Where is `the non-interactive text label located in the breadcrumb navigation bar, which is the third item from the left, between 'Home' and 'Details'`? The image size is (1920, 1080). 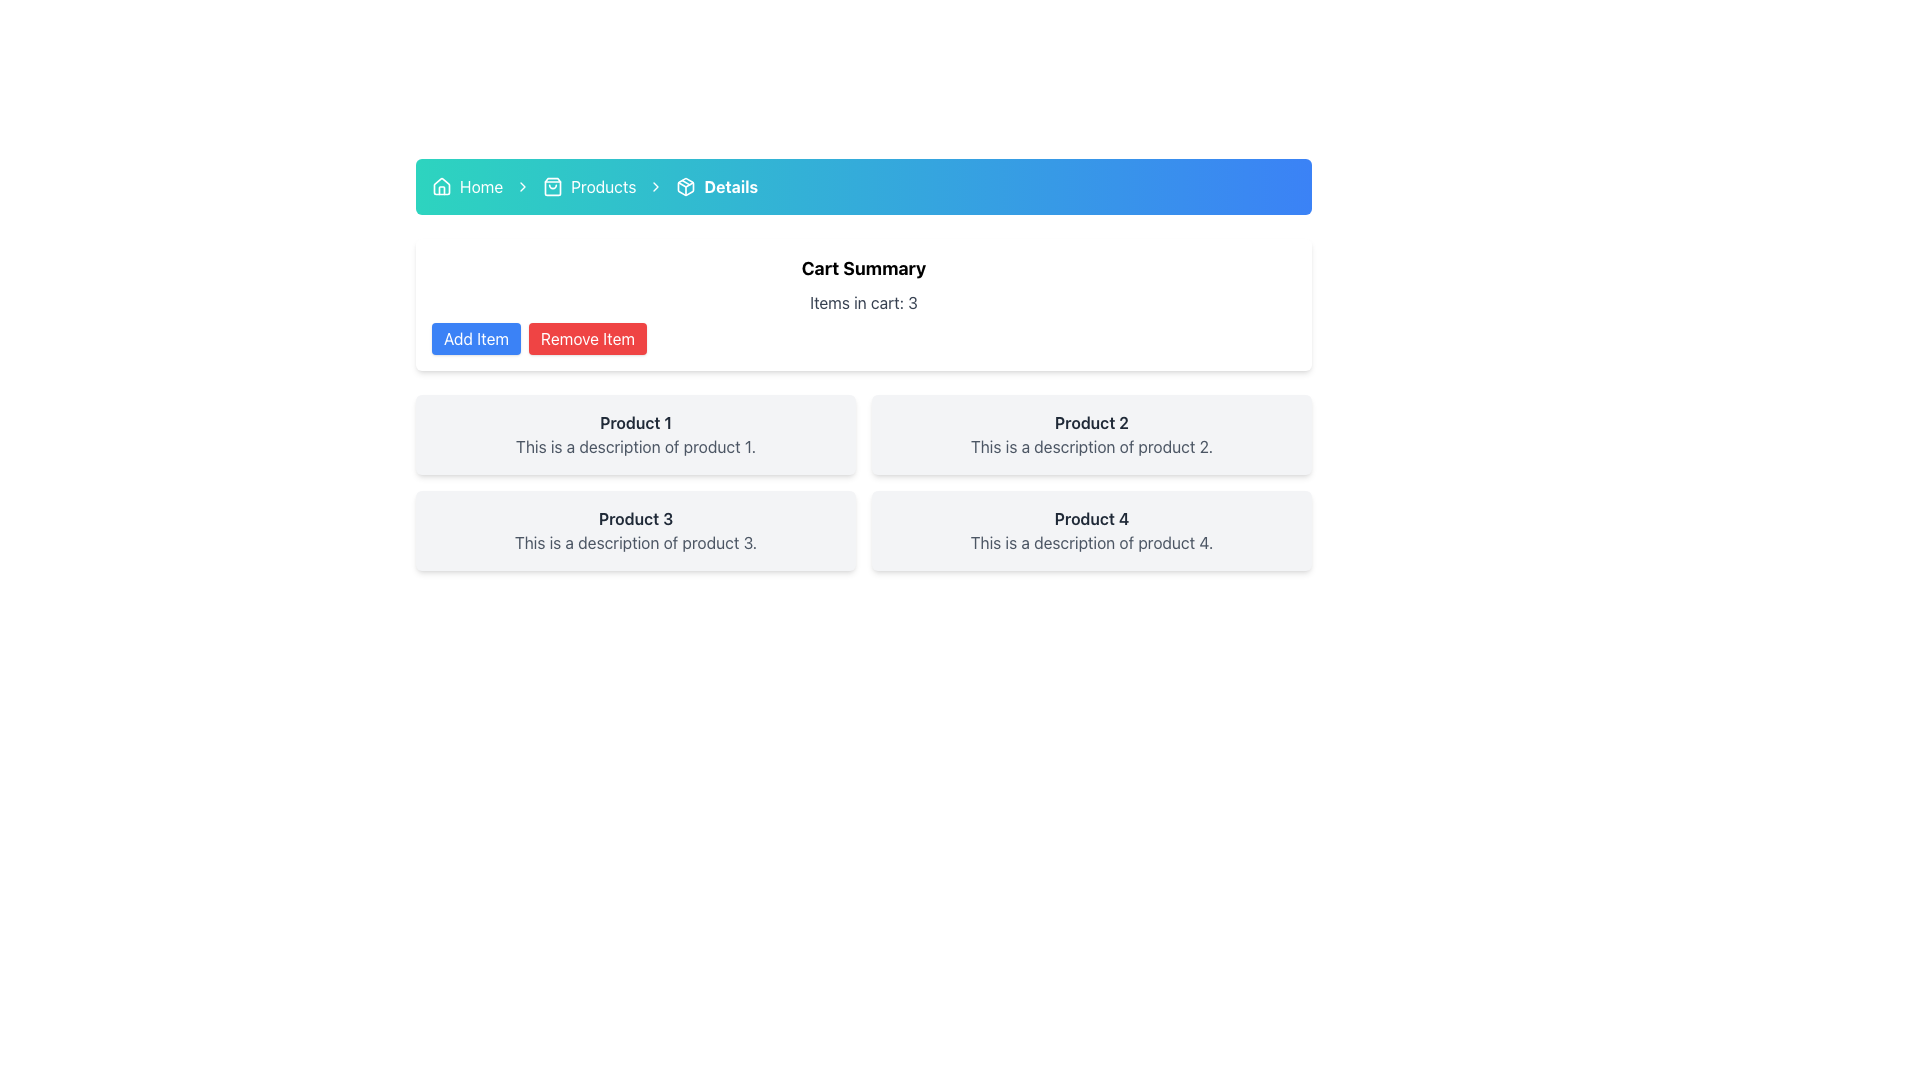
the non-interactive text label located in the breadcrumb navigation bar, which is the third item from the left, between 'Home' and 'Details' is located at coordinates (602, 186).